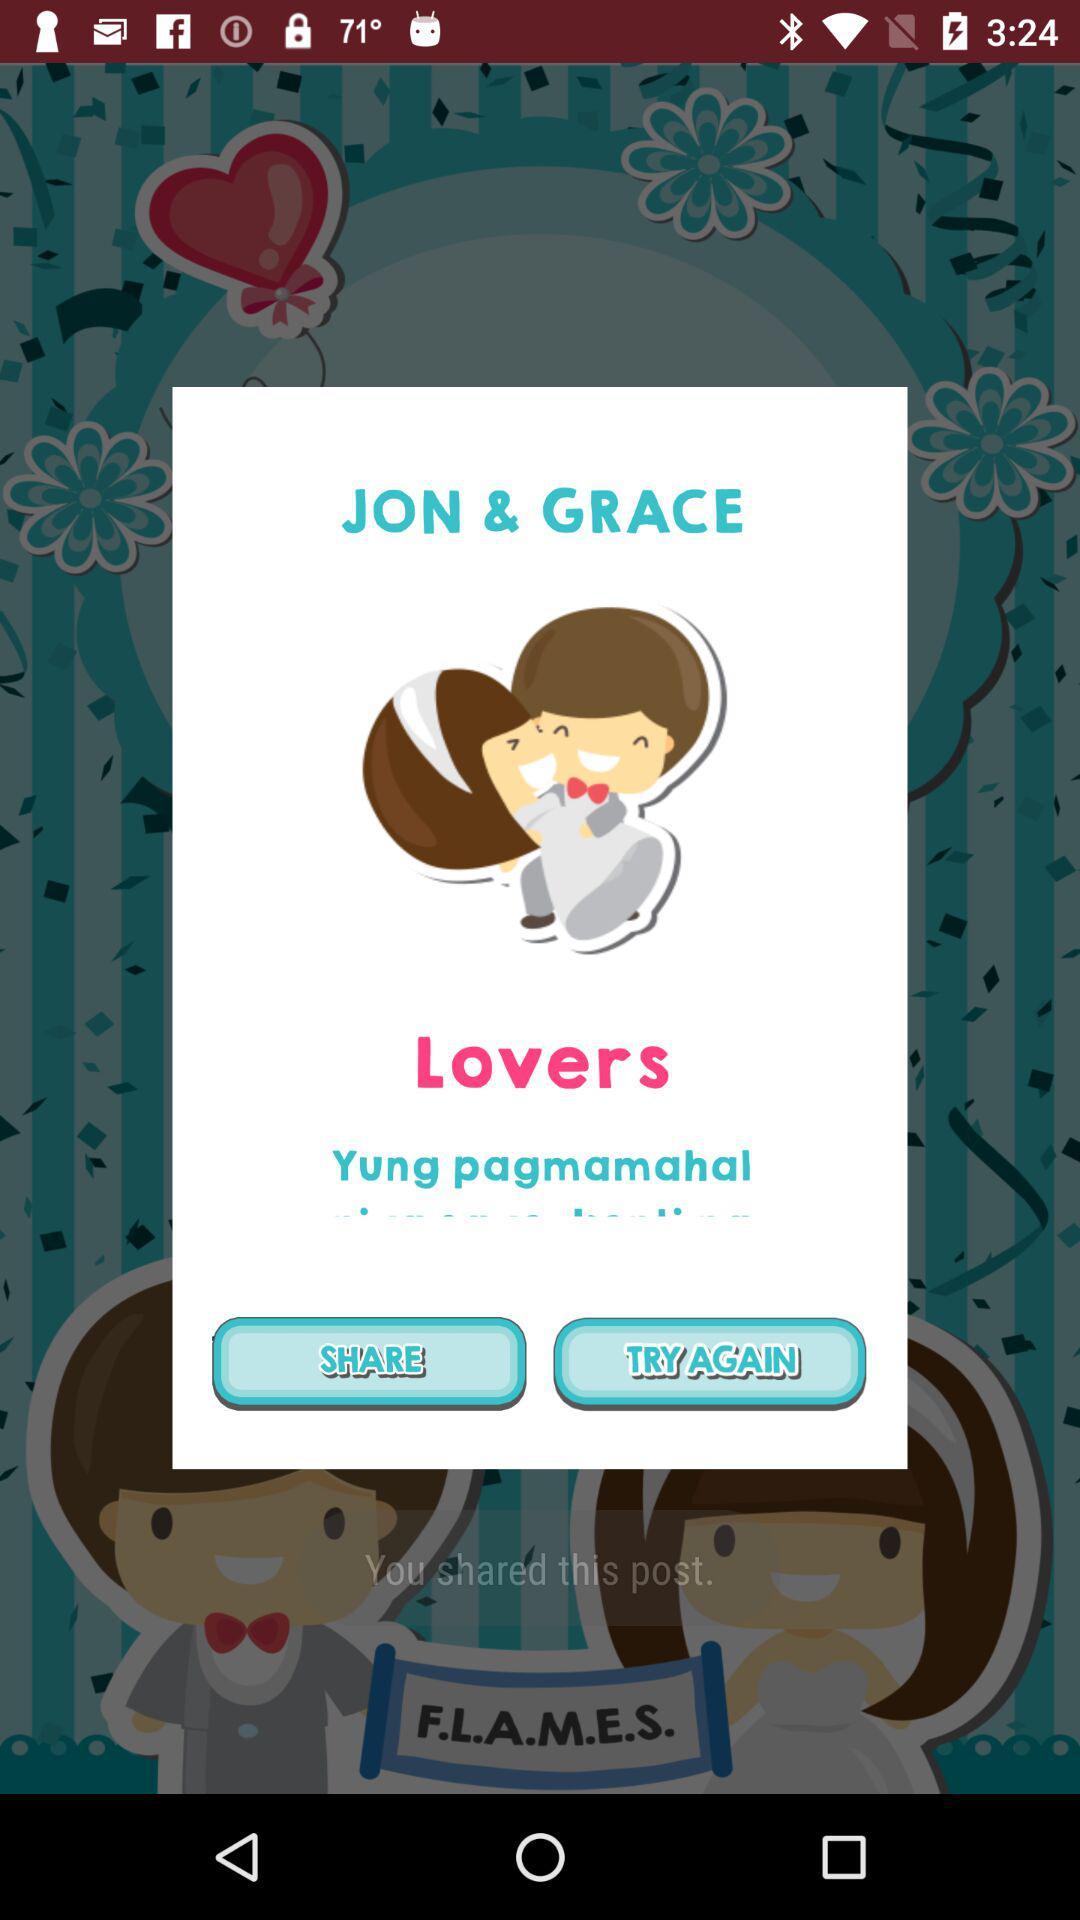 Image resolution: width=1080 pixels, height=1920 pixels. I want to click on try again button, so click(709, 1362).